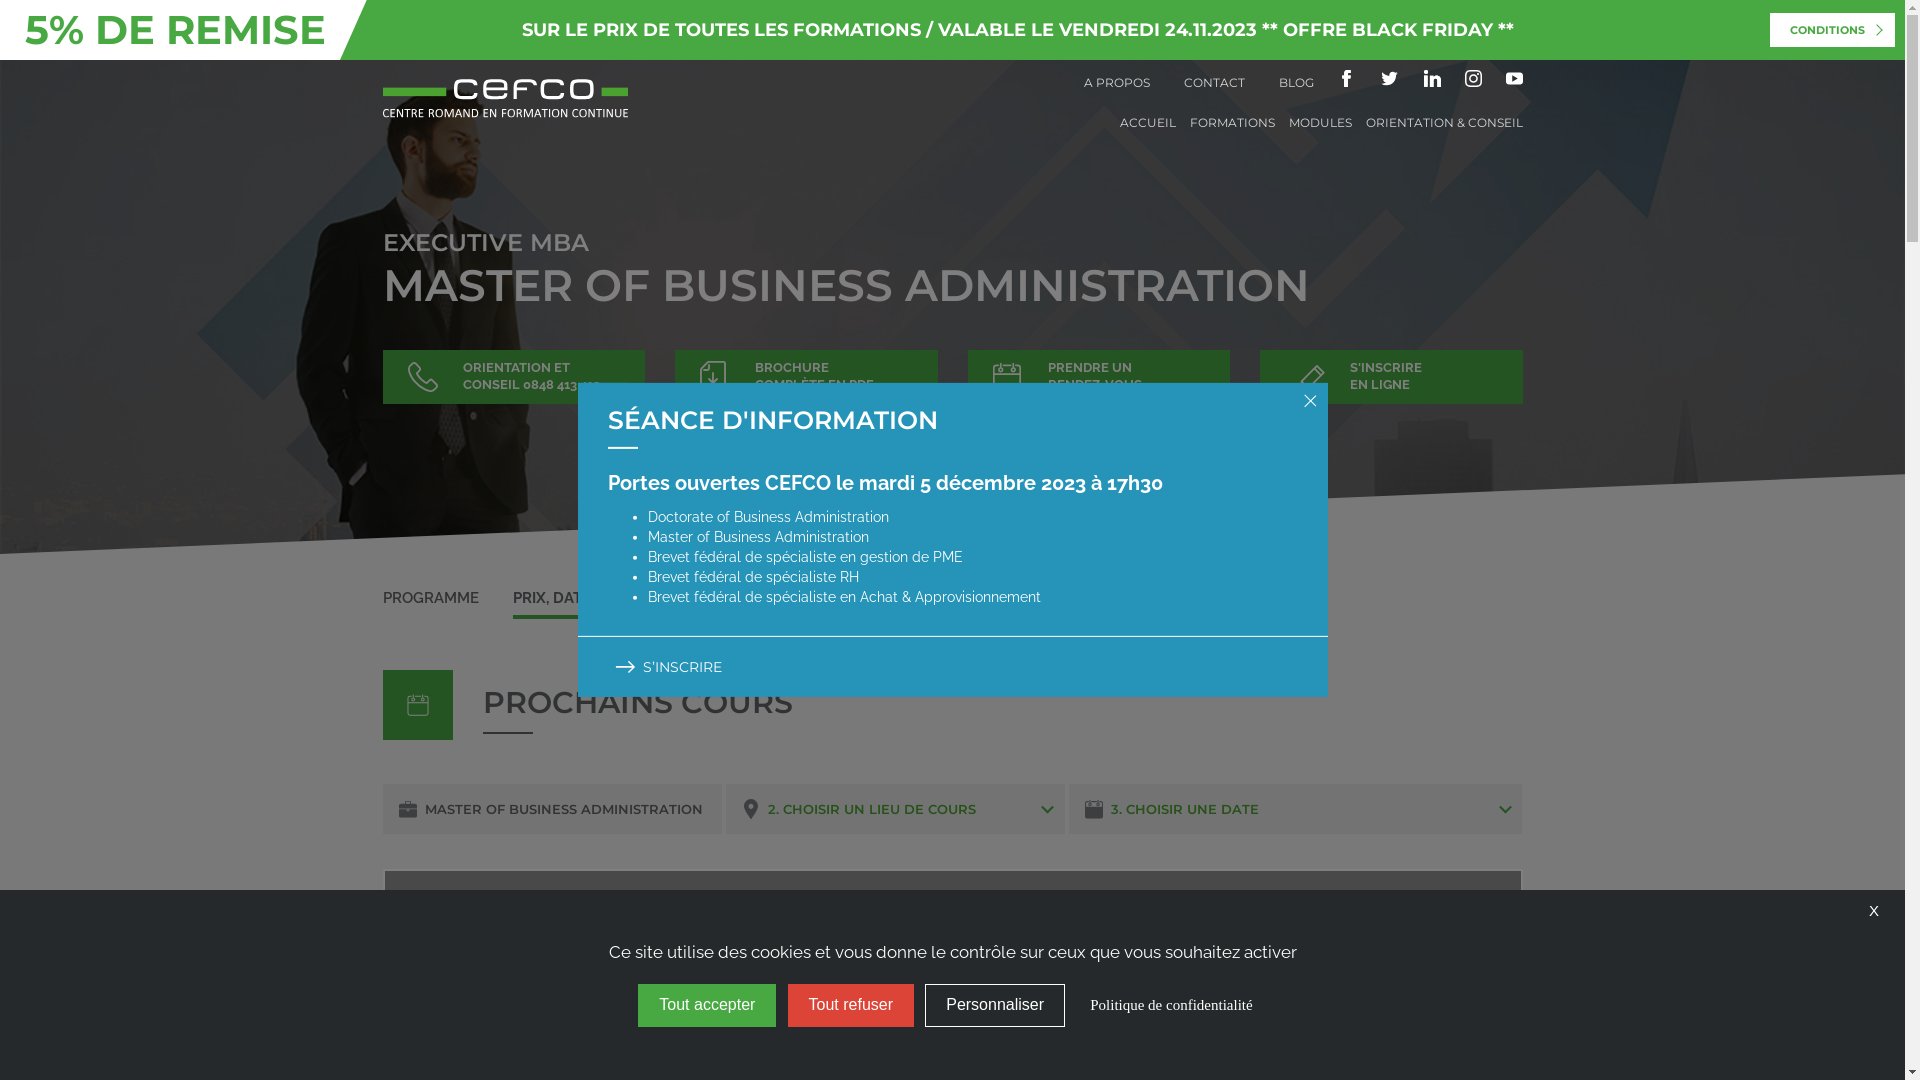  What do you see at coordinates (1147, 122) in the screenshot?
I see `'ACCUEIL'` at bounding box center [1147, 122].